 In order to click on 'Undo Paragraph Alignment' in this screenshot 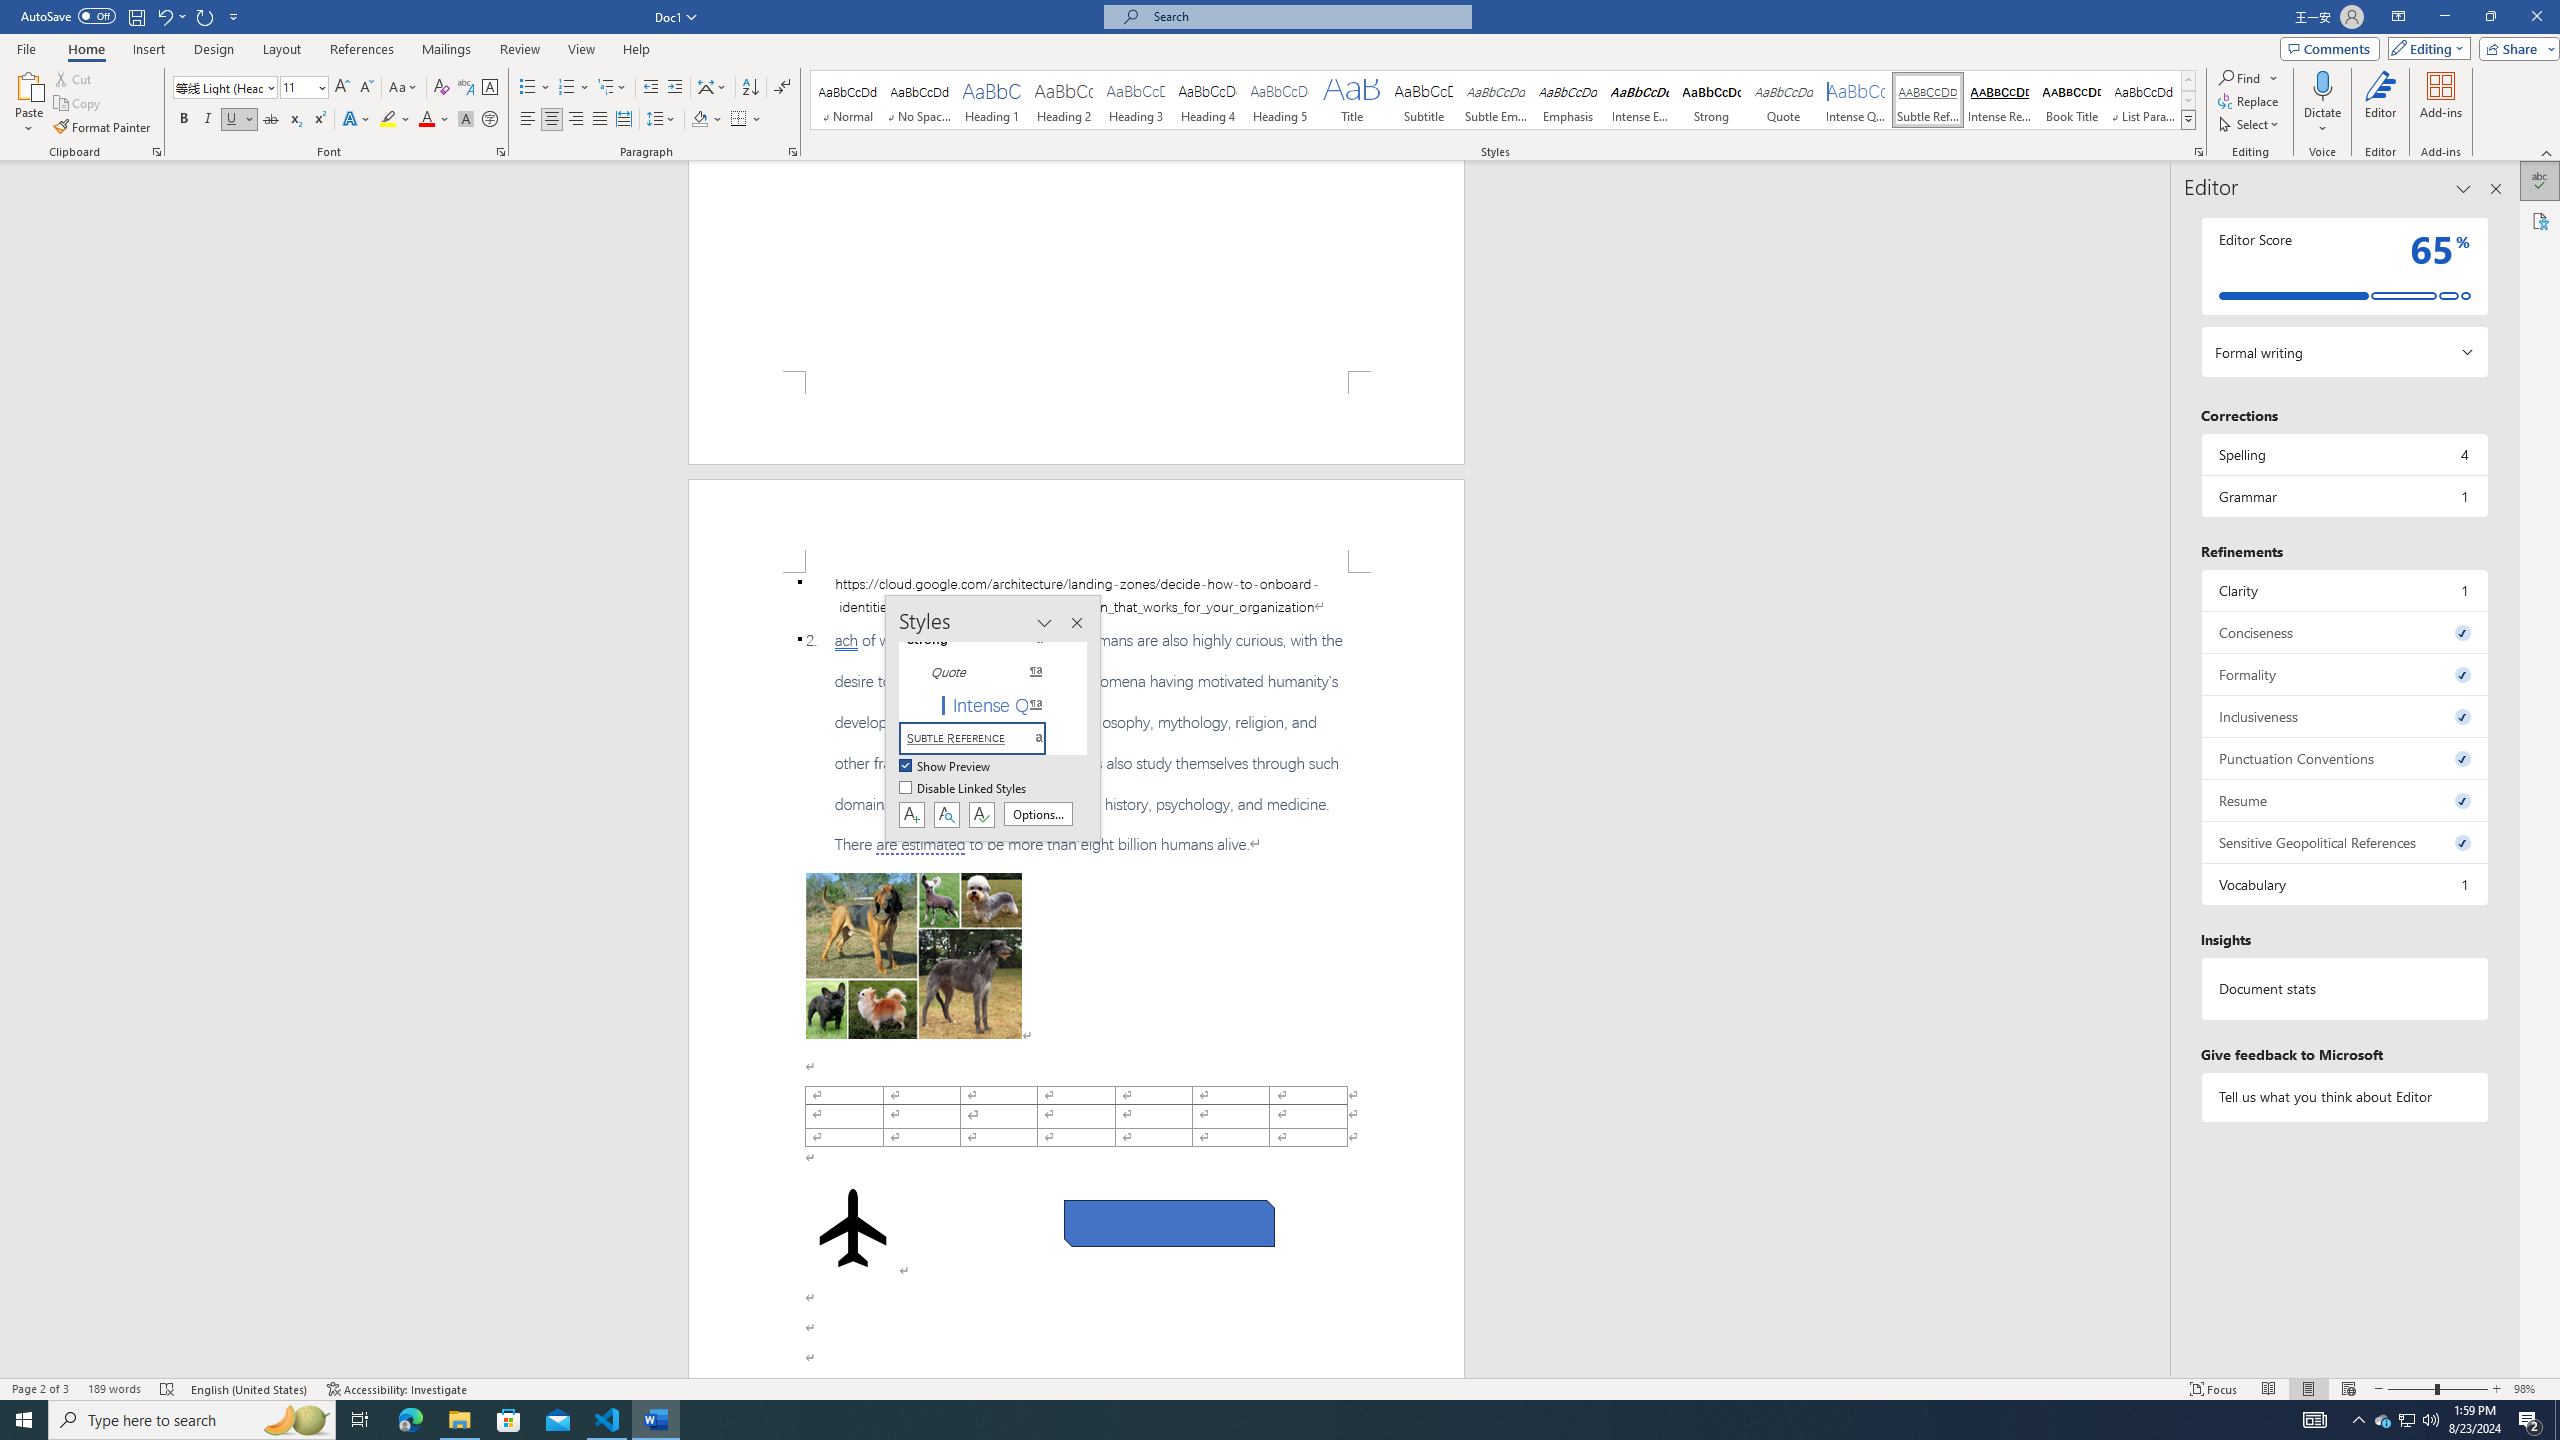, I will do `click(163, 15)`.